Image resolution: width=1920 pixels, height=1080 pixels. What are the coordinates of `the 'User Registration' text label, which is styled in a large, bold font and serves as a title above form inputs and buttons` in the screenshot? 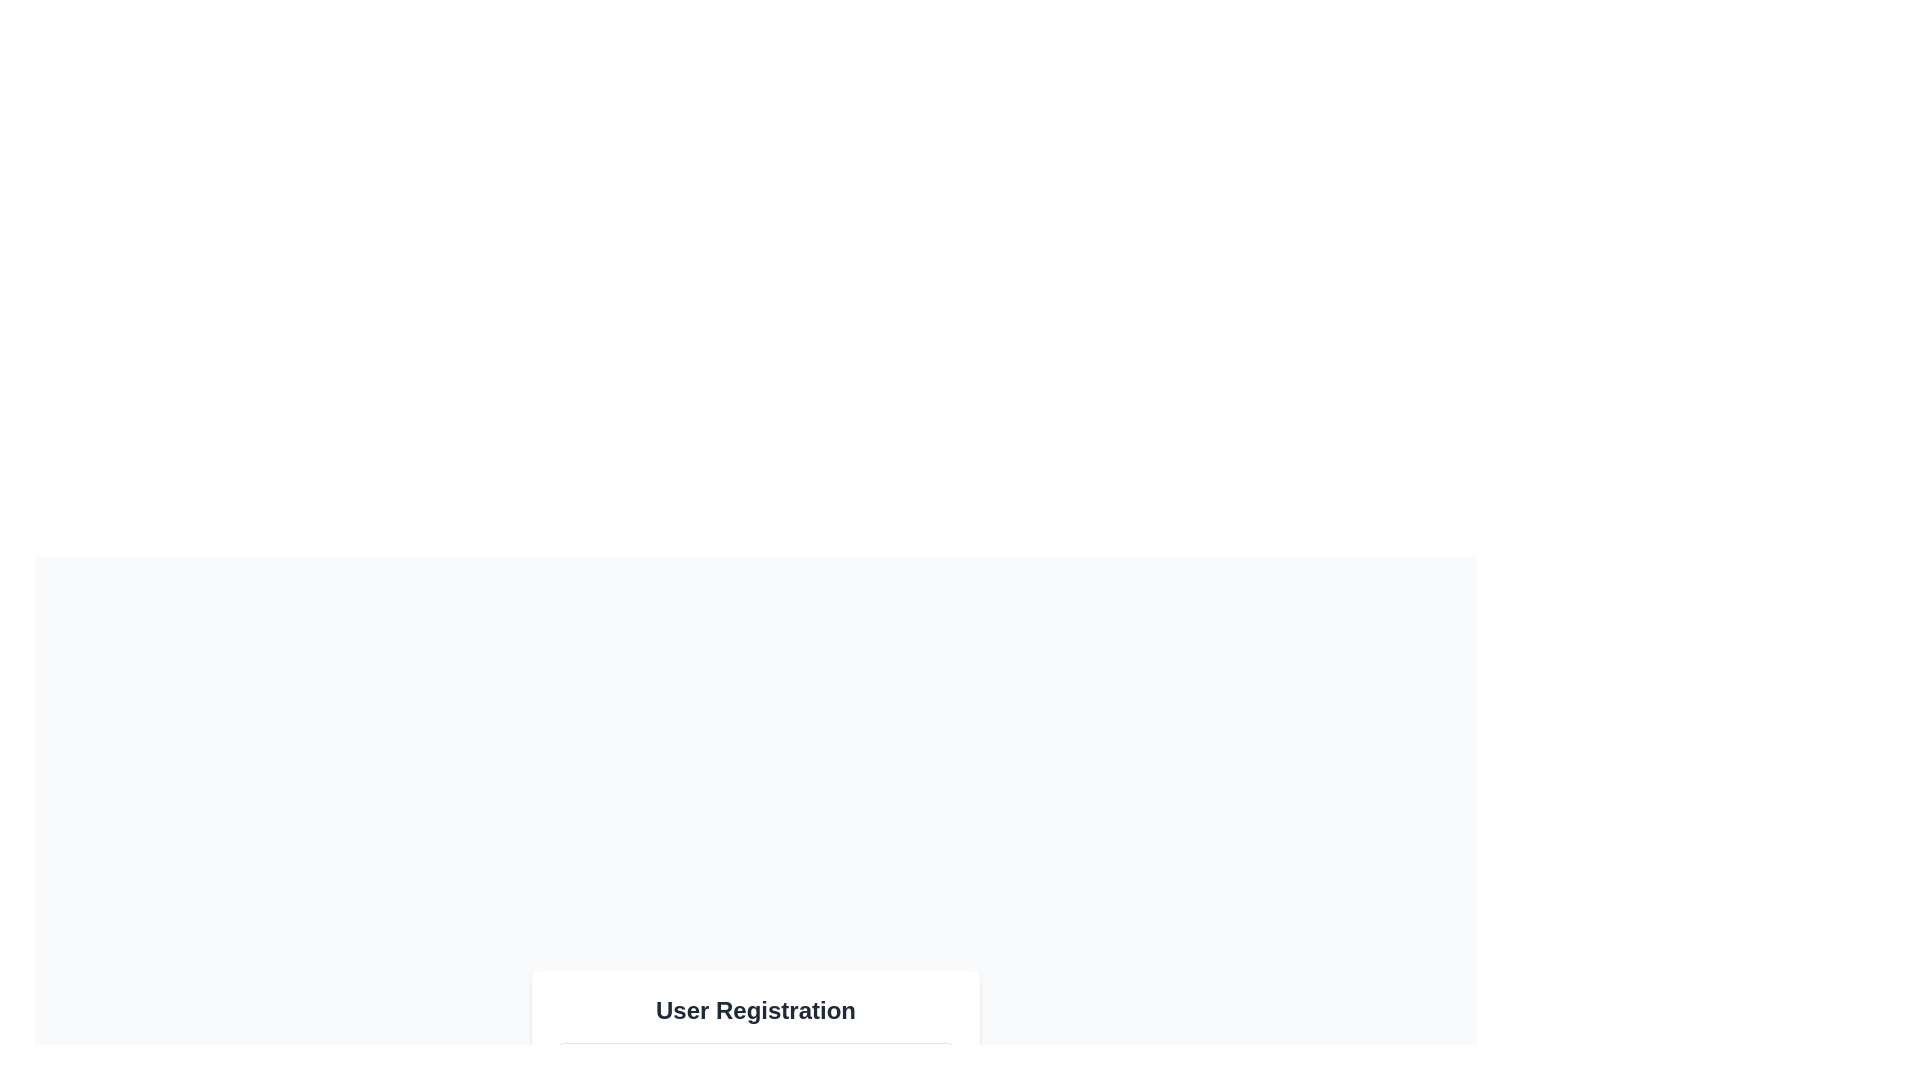 It's located at (754, 1010).